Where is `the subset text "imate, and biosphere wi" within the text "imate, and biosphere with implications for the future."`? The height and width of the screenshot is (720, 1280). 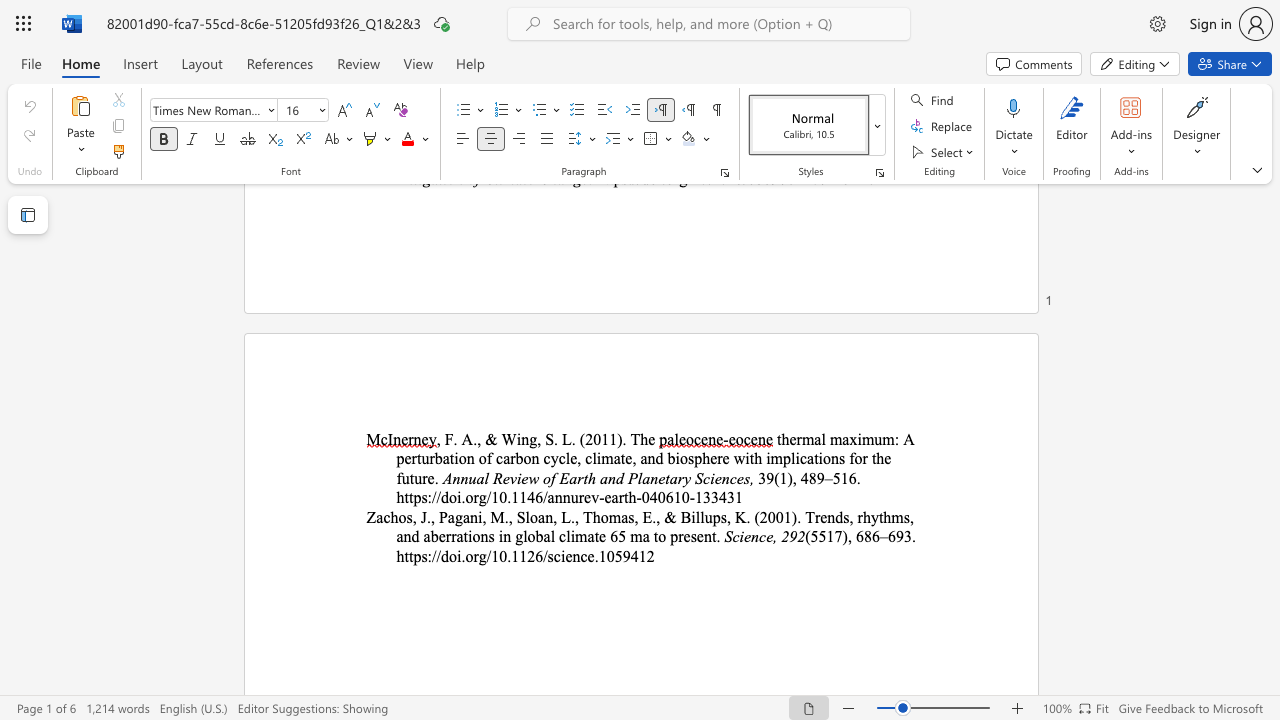 the subset text "imate, and biosphere wi" within the text "imate, and biosphere with implications for the future." is located at coordinates (595, 458).